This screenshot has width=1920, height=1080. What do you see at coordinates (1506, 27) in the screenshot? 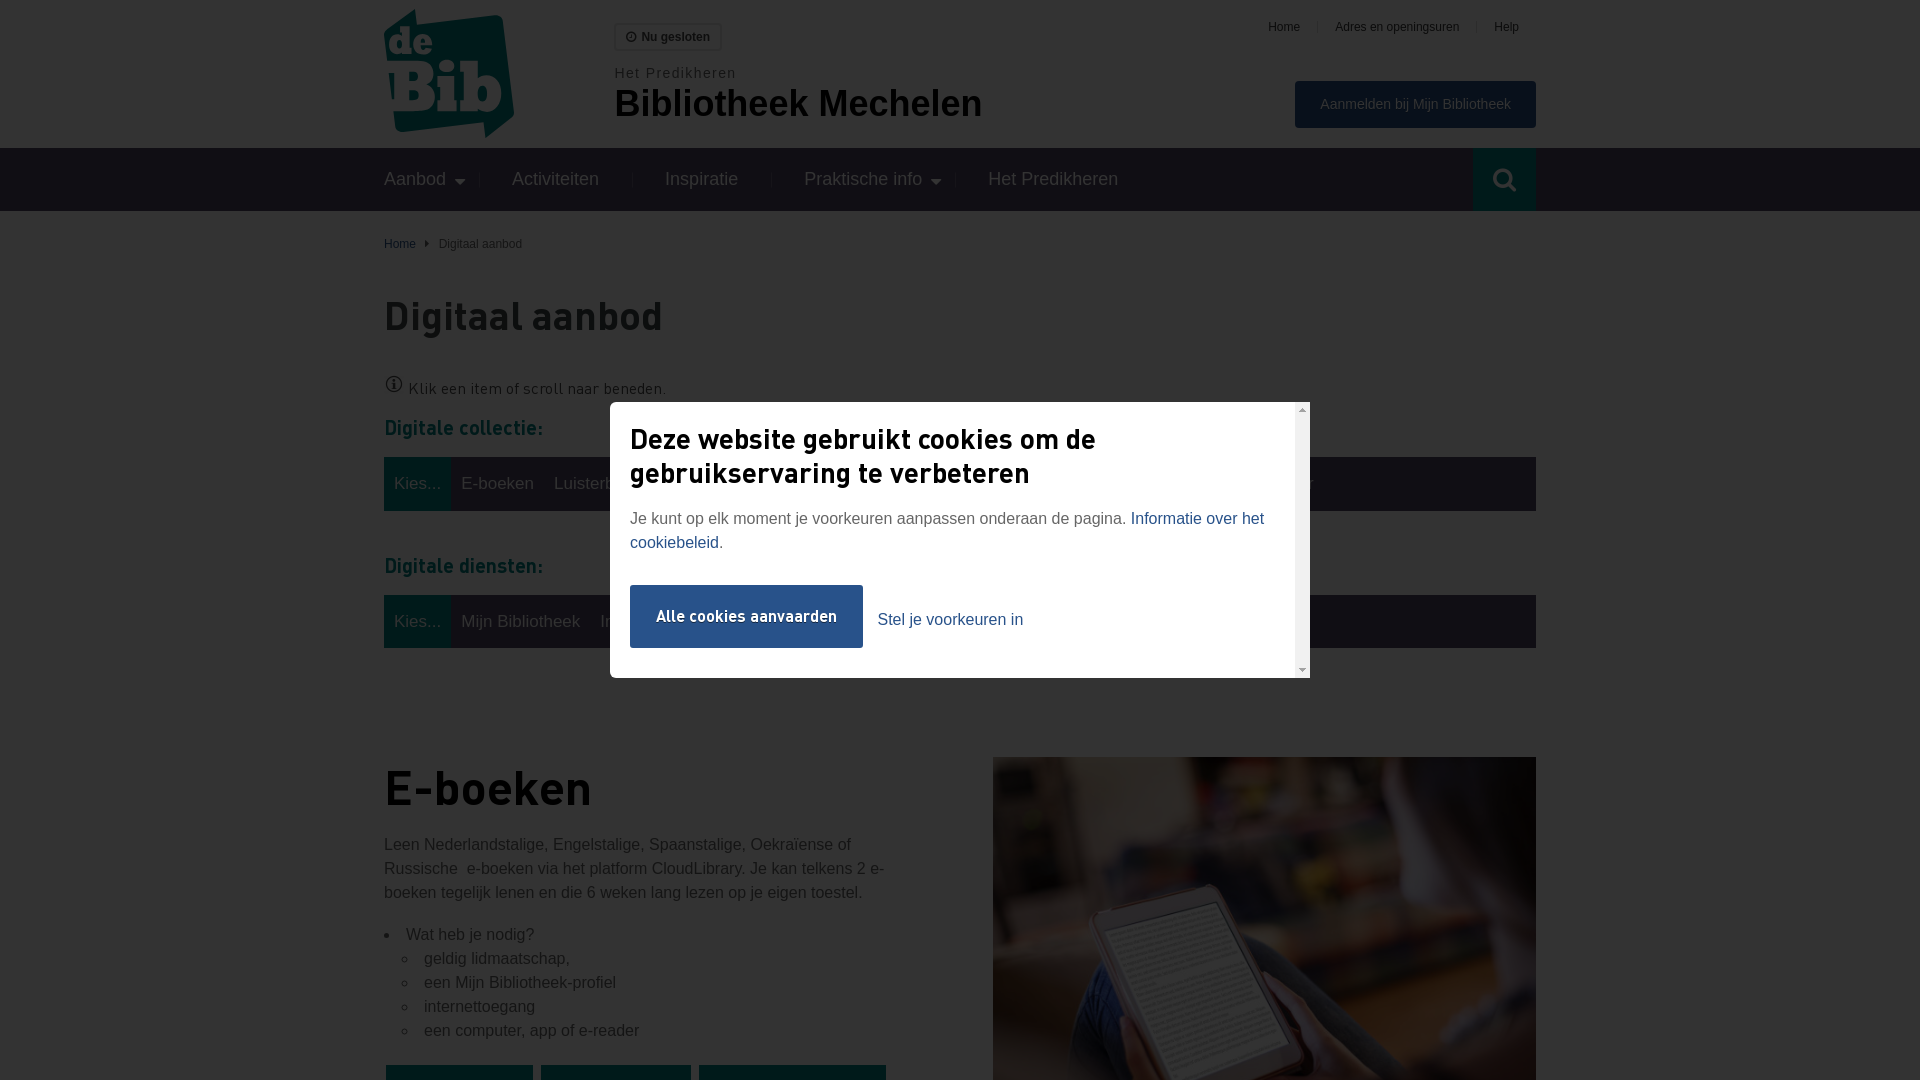
I see `'Help'` at bounding box center [1506, 27].